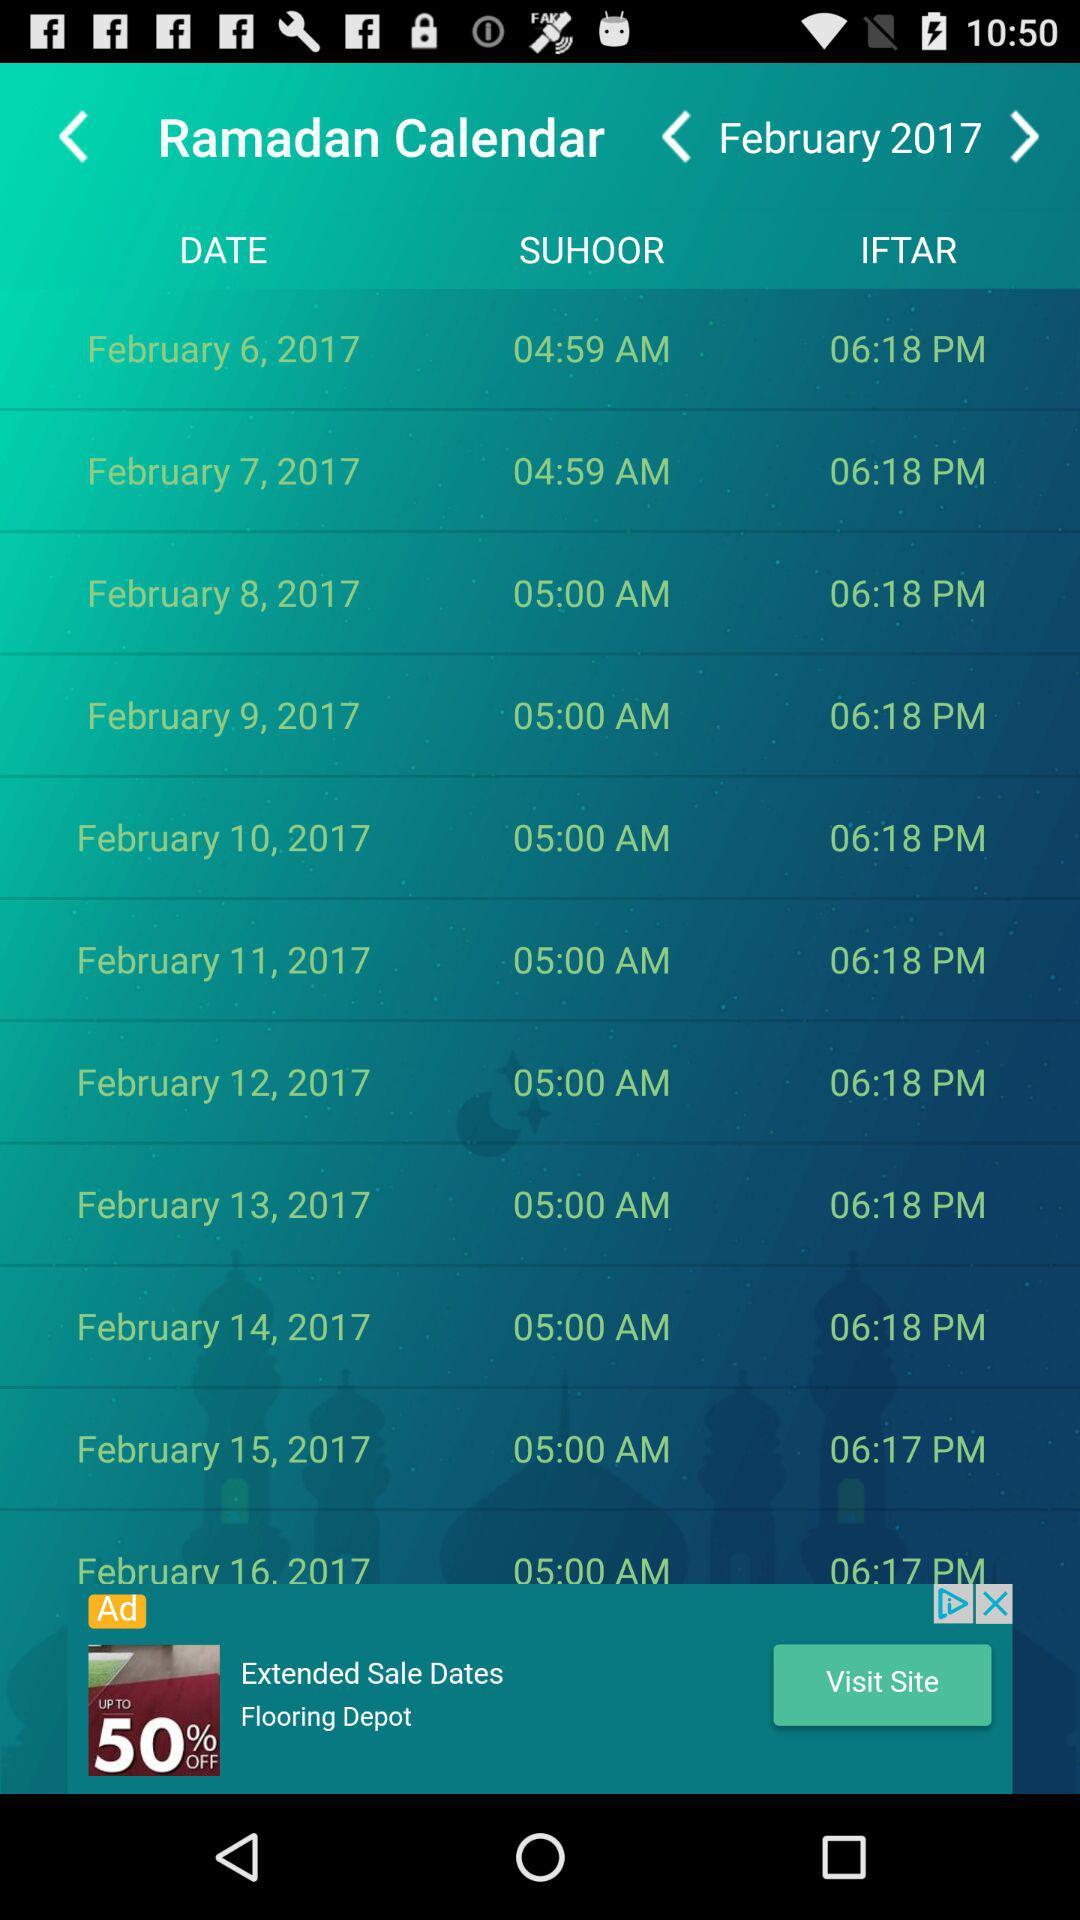  I want to click on undo, so click(675, 135).